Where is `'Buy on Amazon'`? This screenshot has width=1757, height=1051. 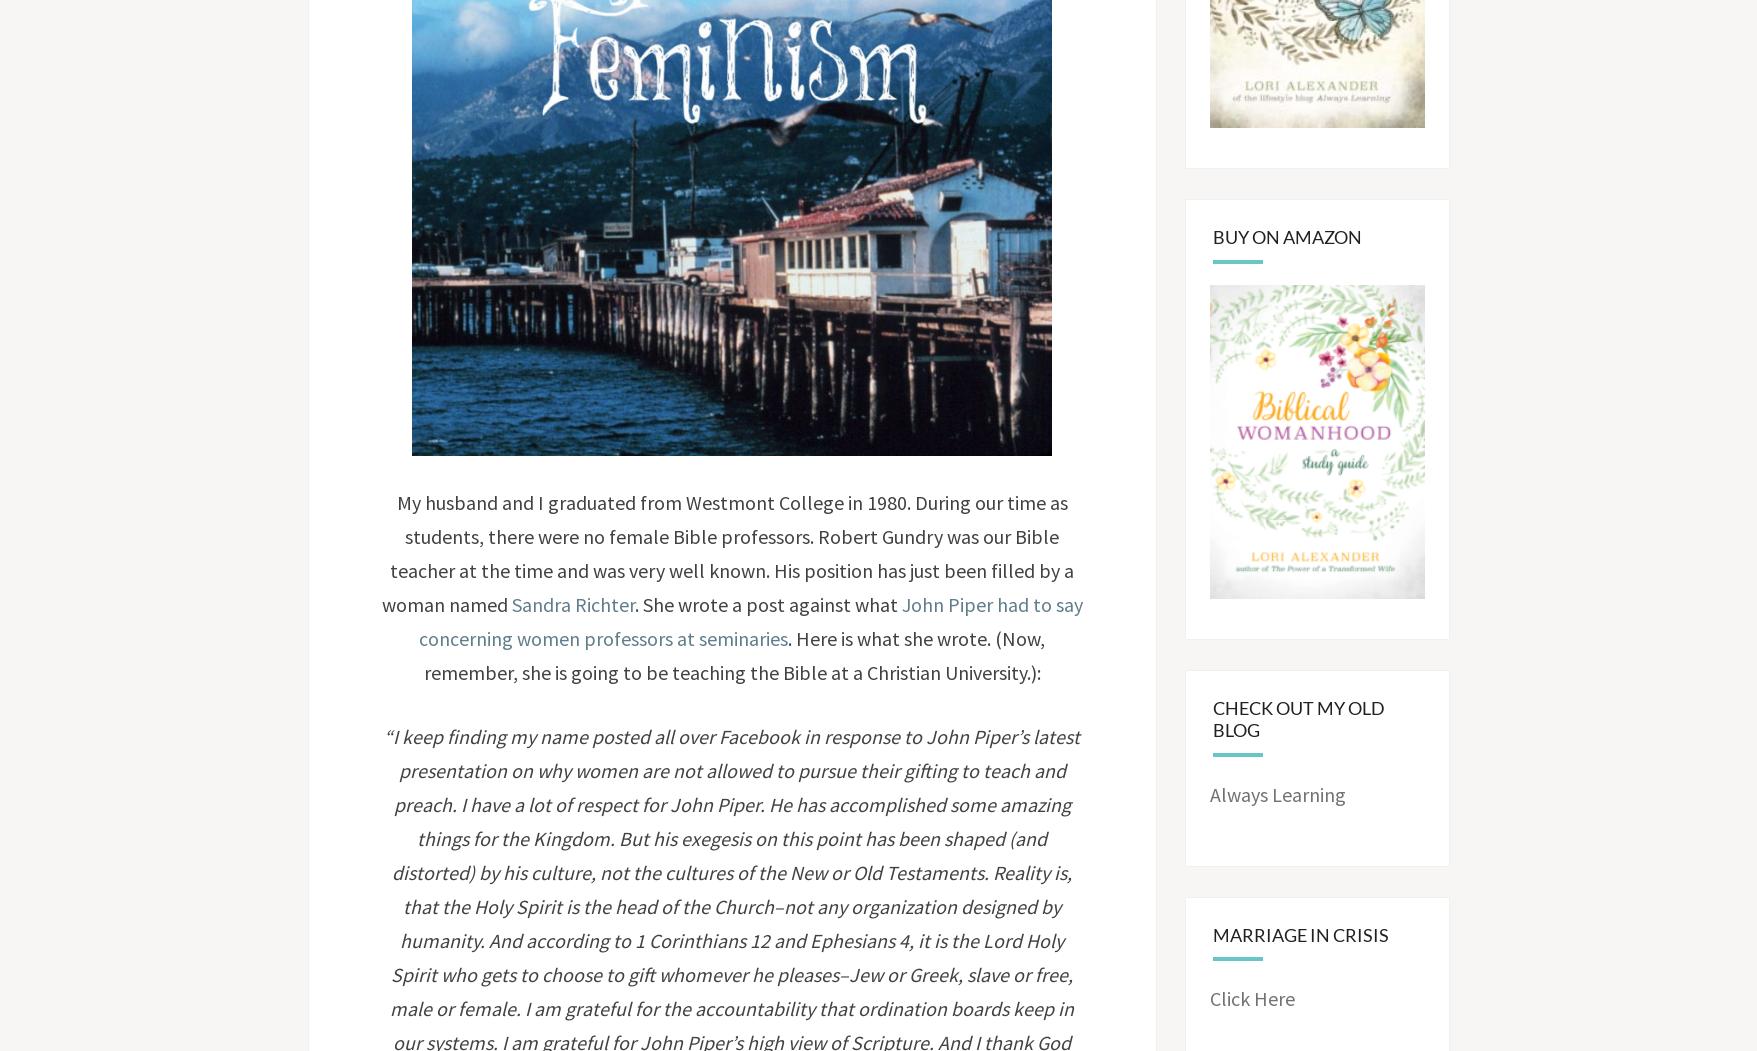
'Buy on Amazon' is located at coordinates (1287, 236).